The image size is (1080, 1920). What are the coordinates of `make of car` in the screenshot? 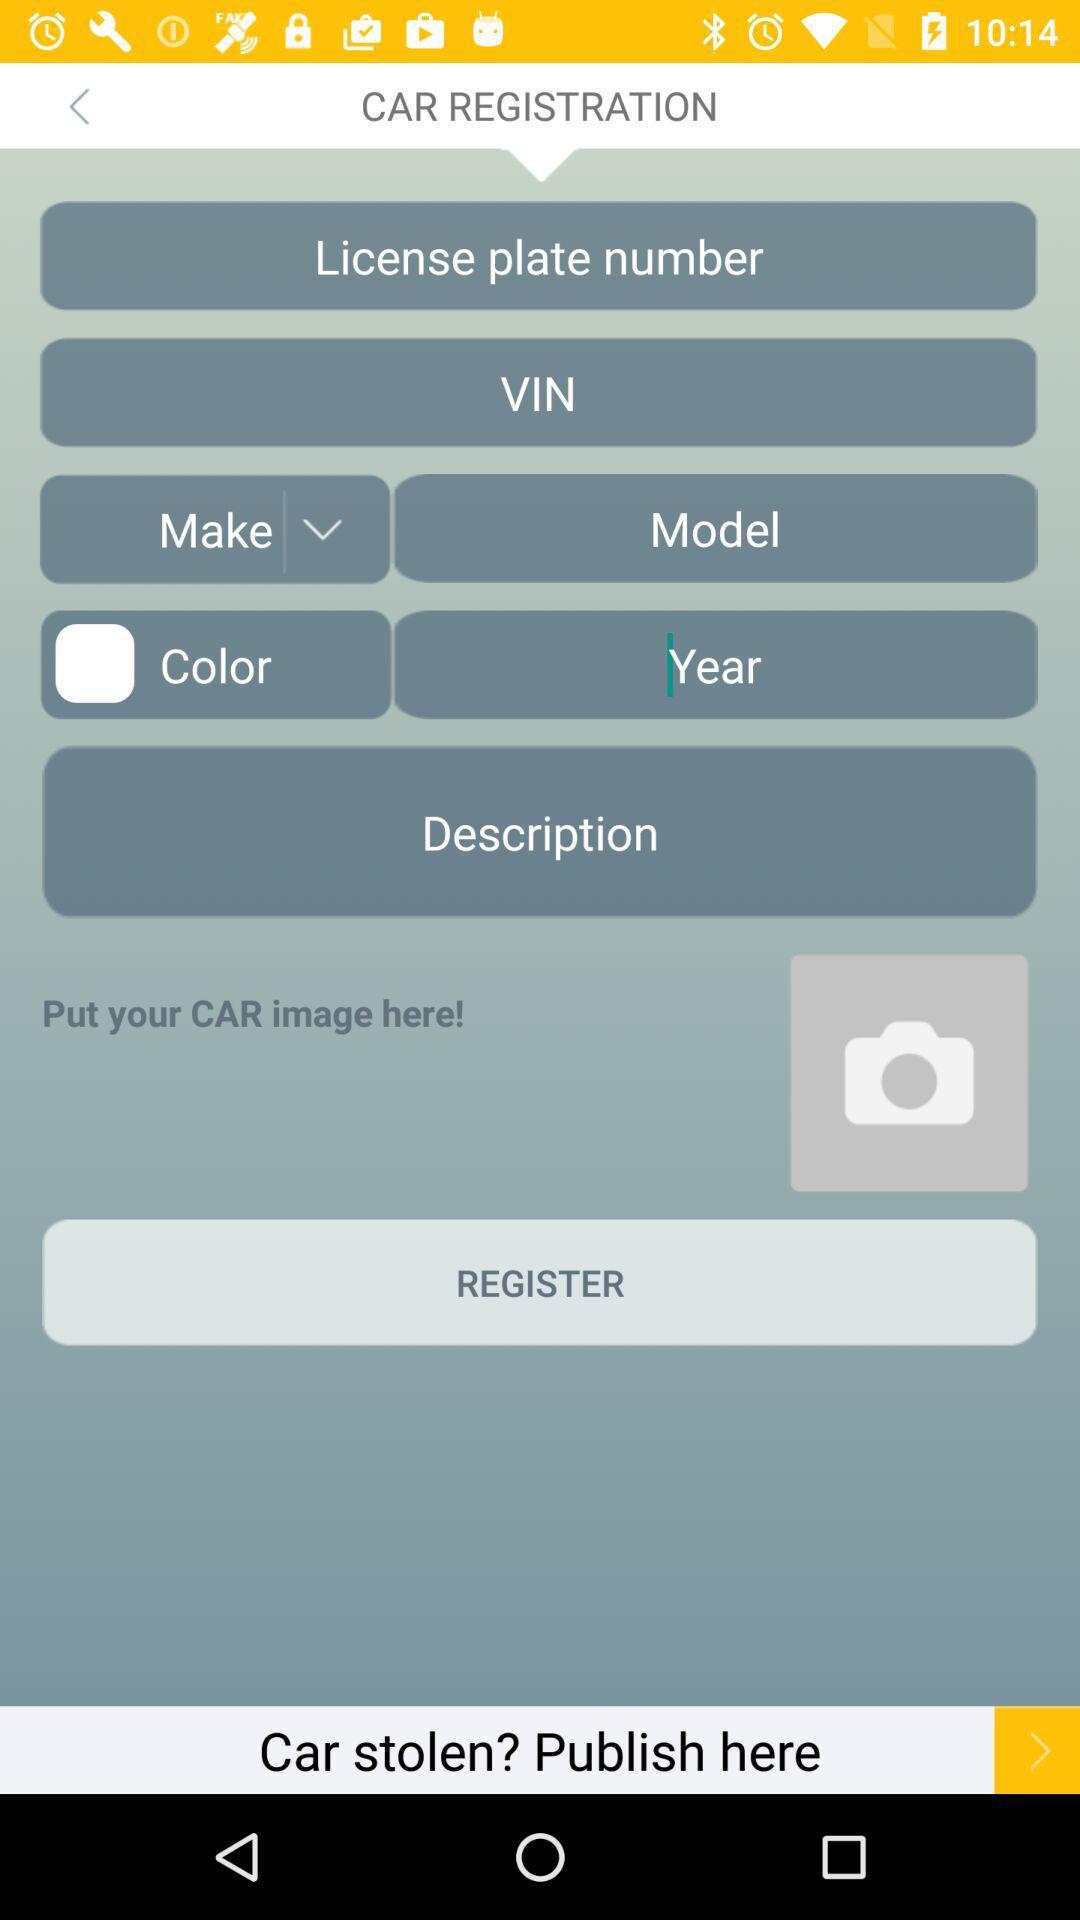 It's located at (215, 529).